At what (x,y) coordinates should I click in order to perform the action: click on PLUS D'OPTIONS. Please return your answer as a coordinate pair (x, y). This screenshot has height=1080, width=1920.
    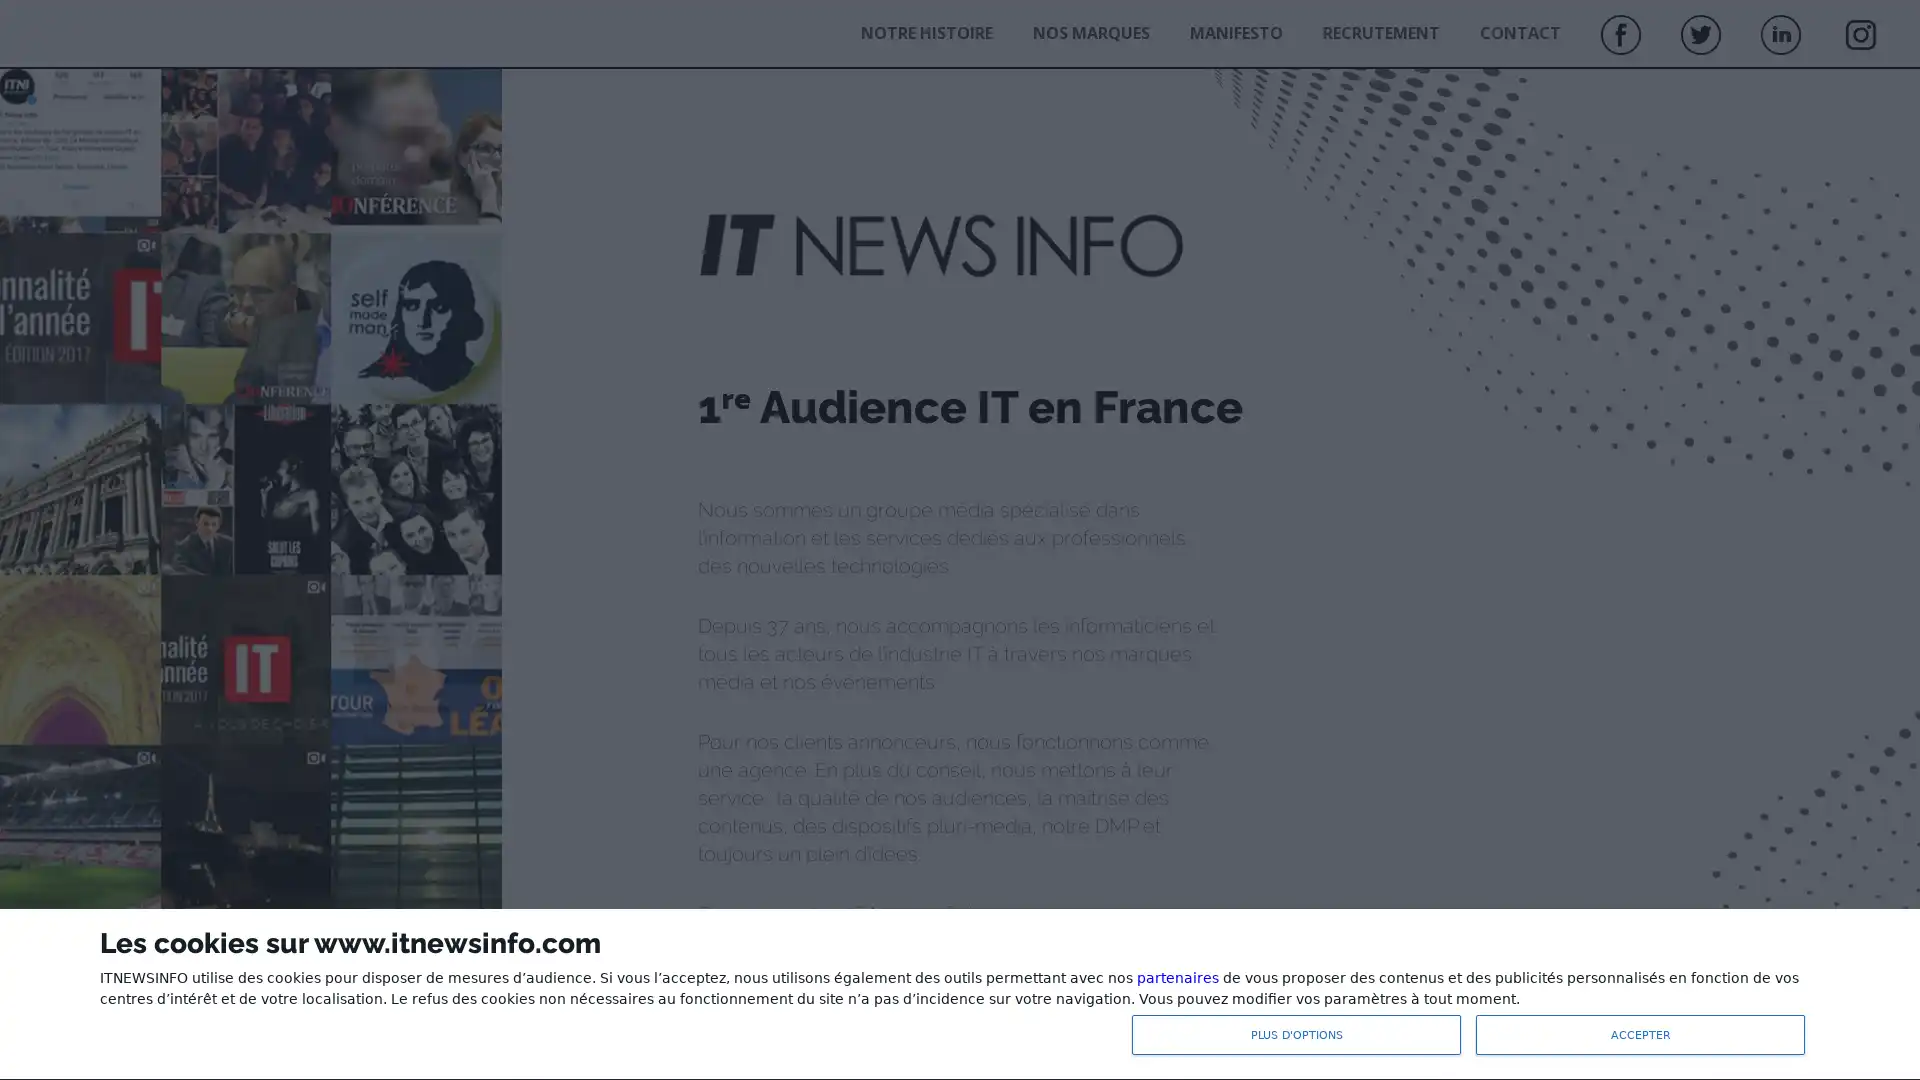
    Looking at the image, I should click on (1296, 1034).